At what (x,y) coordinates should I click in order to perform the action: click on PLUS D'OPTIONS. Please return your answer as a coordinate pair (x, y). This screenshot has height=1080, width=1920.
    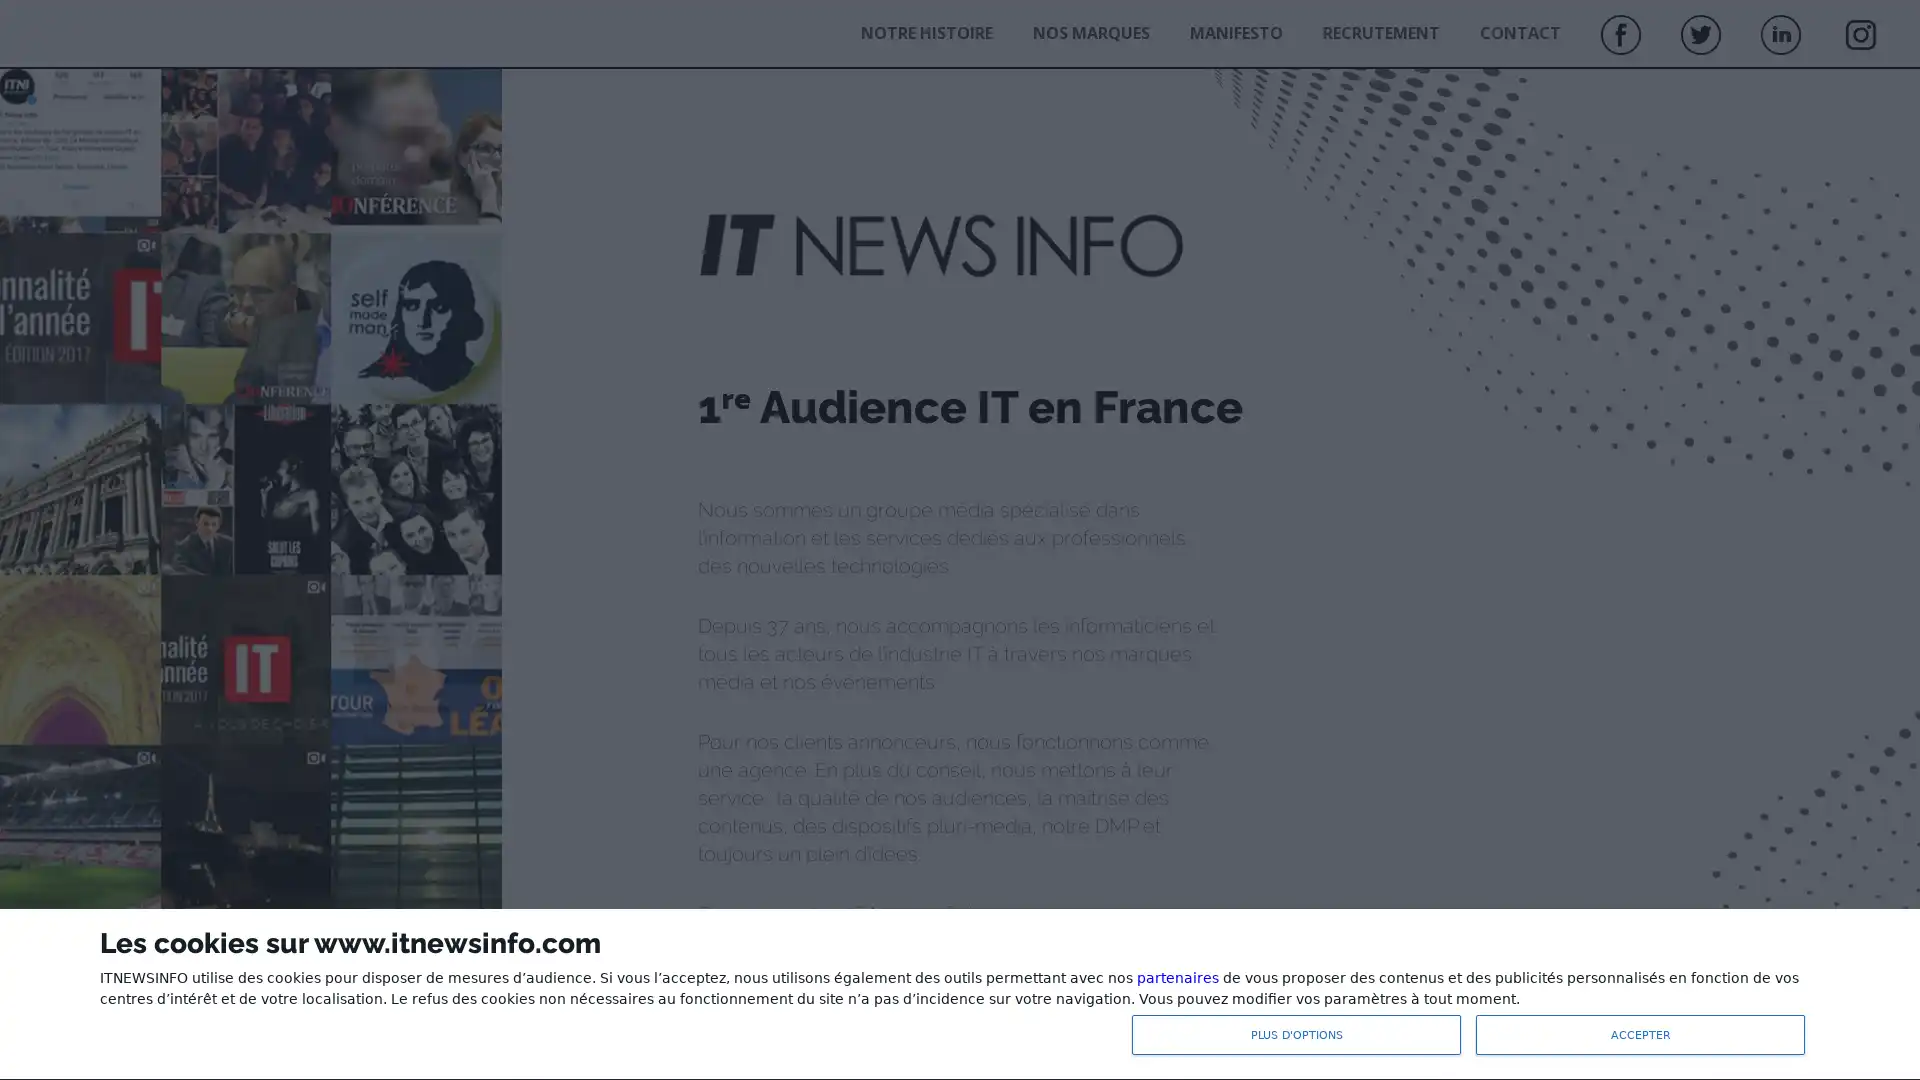
    Looking at the image, I should click on (1296, 1034).